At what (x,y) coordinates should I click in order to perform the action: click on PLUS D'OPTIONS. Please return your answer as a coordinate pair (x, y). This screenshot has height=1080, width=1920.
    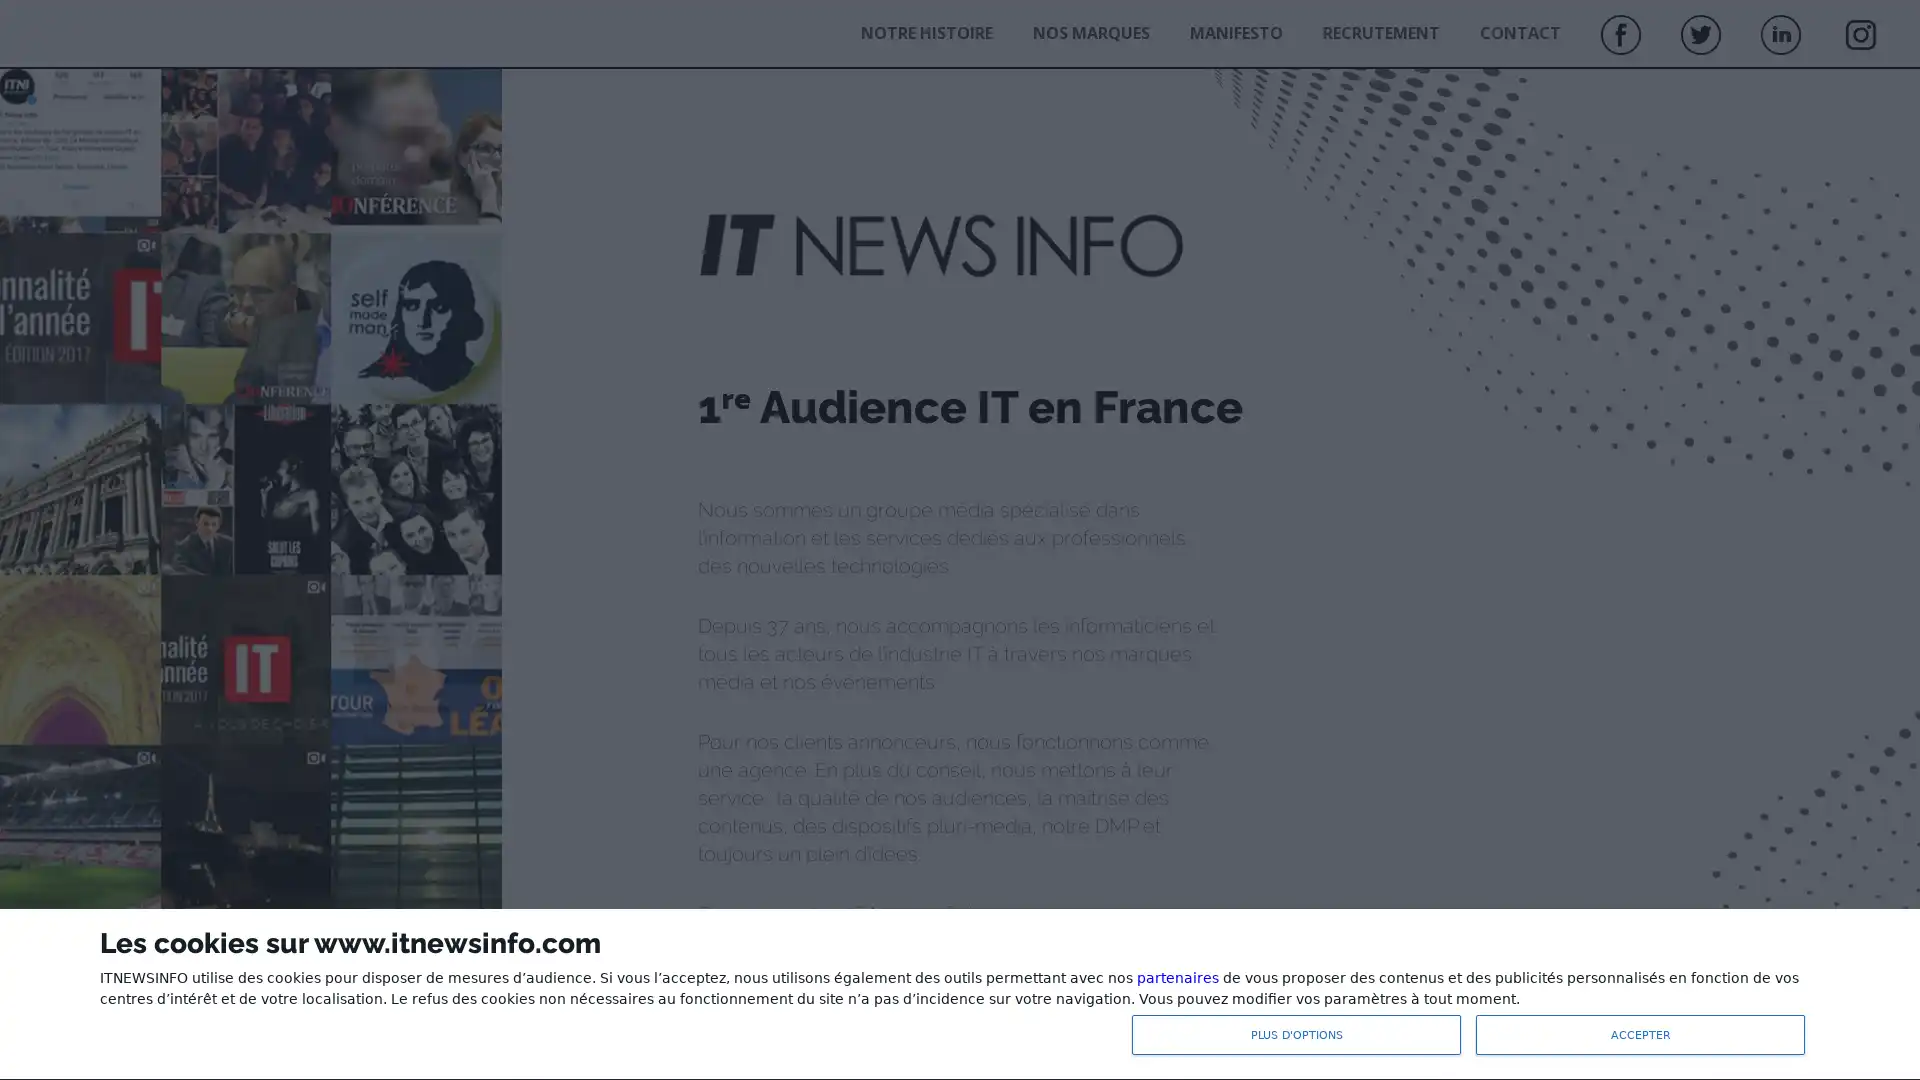
    Looking at the image, I should click on (1296, 1034).